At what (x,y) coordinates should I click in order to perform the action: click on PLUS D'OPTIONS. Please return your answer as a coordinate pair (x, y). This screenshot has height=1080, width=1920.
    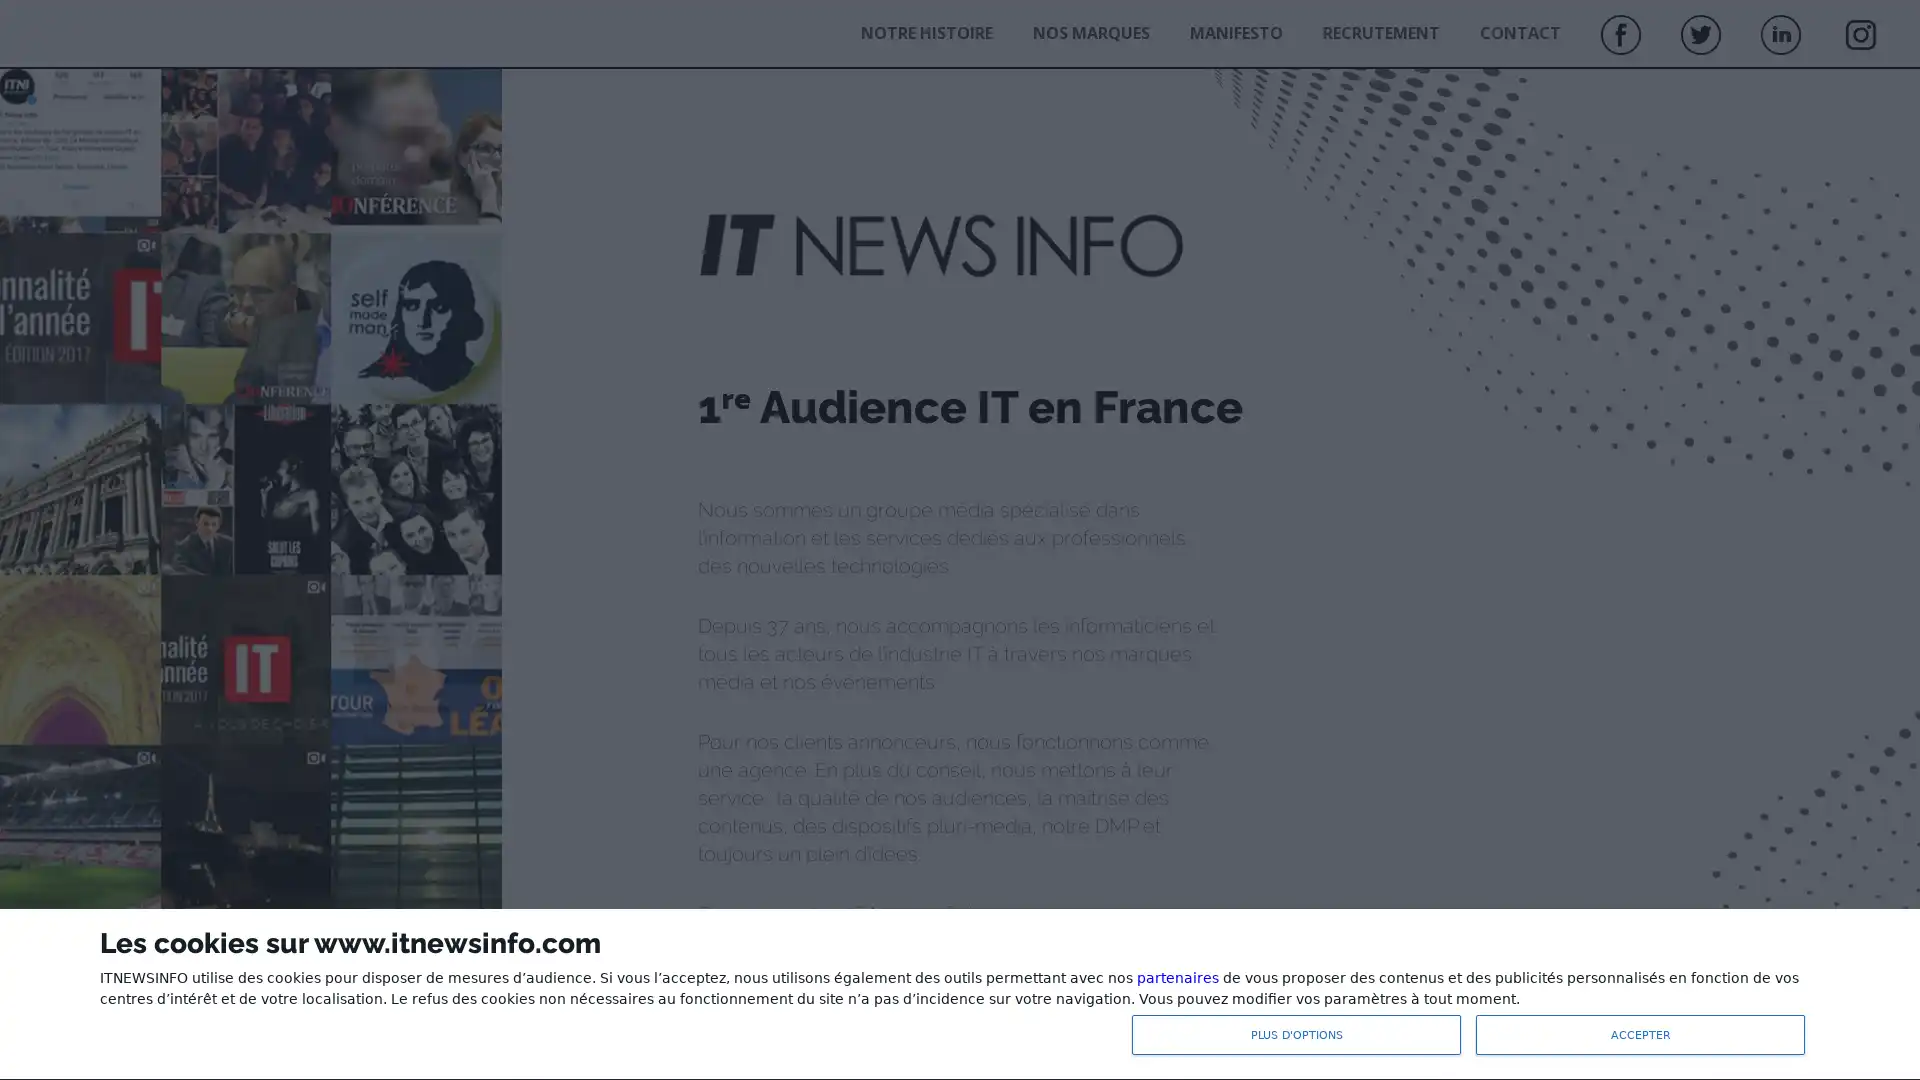
    Looking at the image, I should click on (1296, 1034).